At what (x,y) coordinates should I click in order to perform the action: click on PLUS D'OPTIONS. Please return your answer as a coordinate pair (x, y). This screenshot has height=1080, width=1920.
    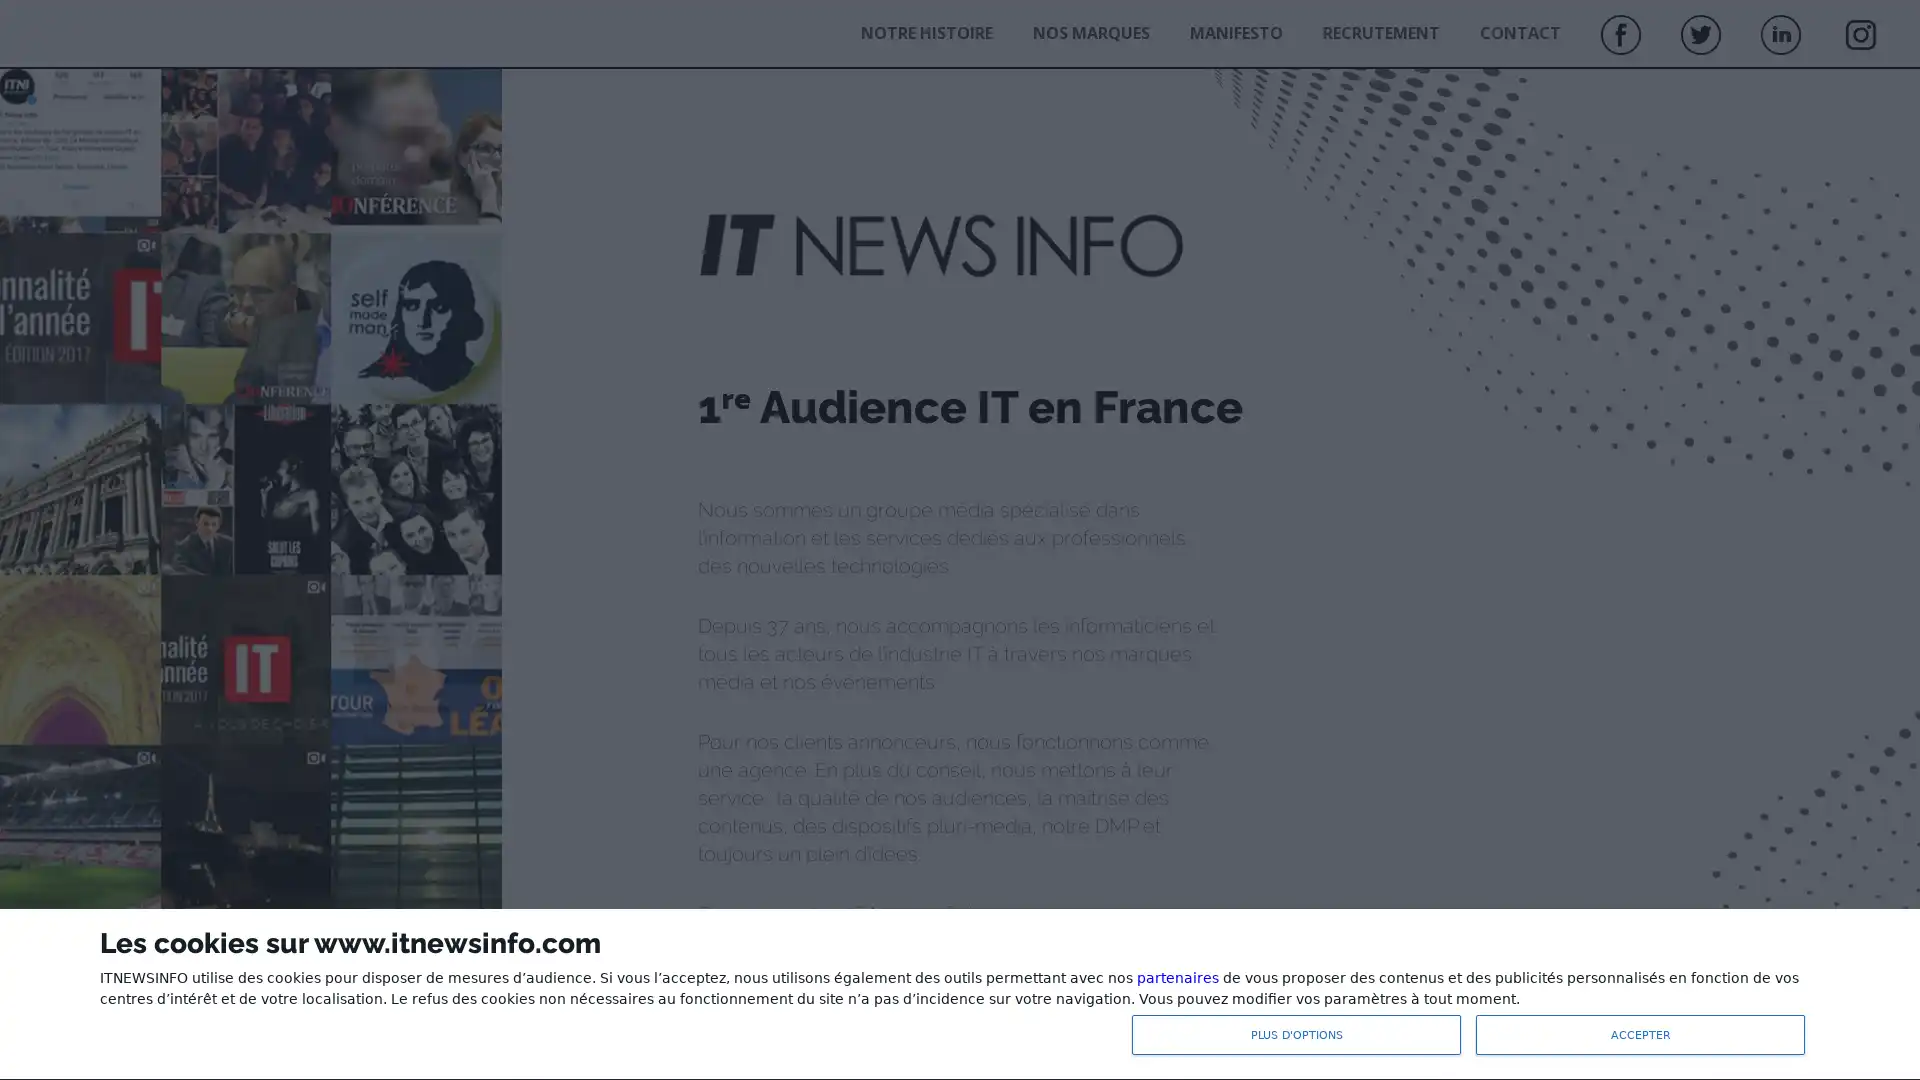
    Looking at the image, I should click on (1296, 1034).